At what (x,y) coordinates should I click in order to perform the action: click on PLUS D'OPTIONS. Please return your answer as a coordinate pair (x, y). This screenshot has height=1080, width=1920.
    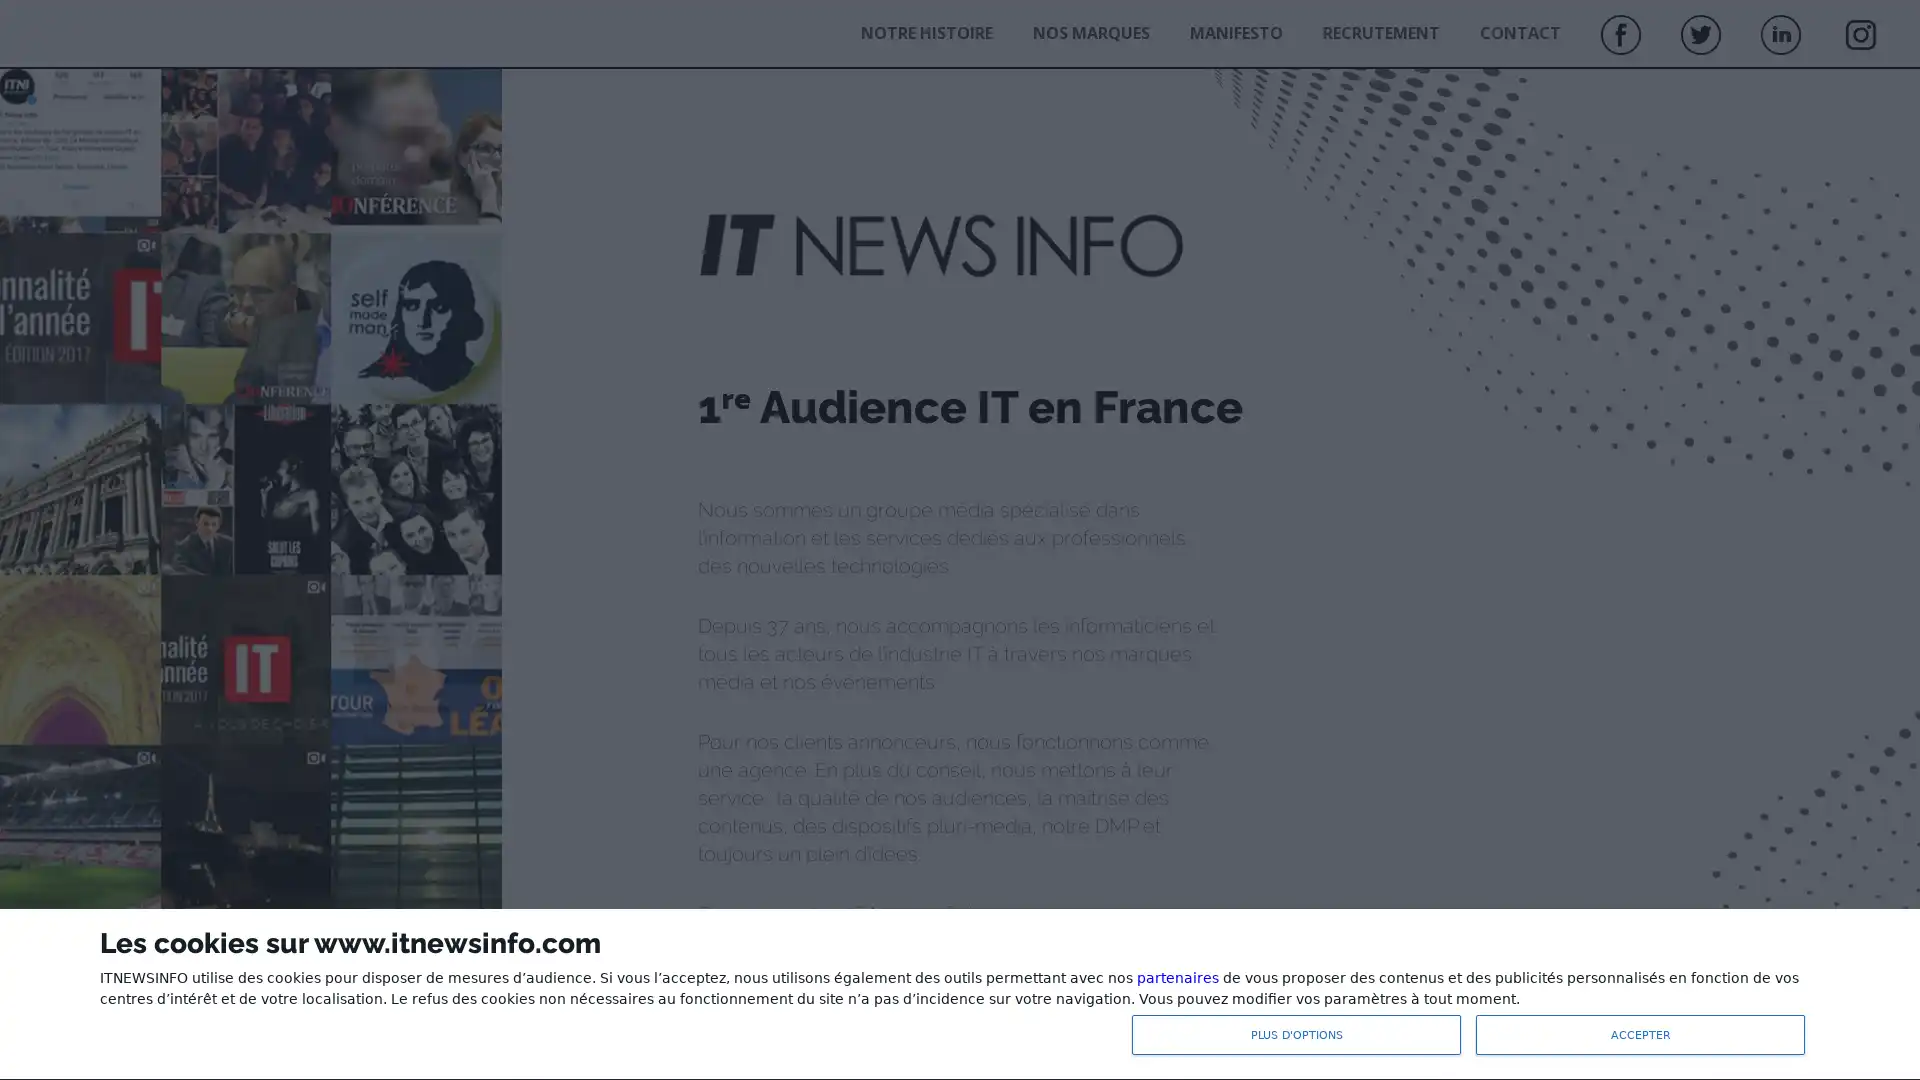
    Looking at the image, I should click on (1296, 1034).